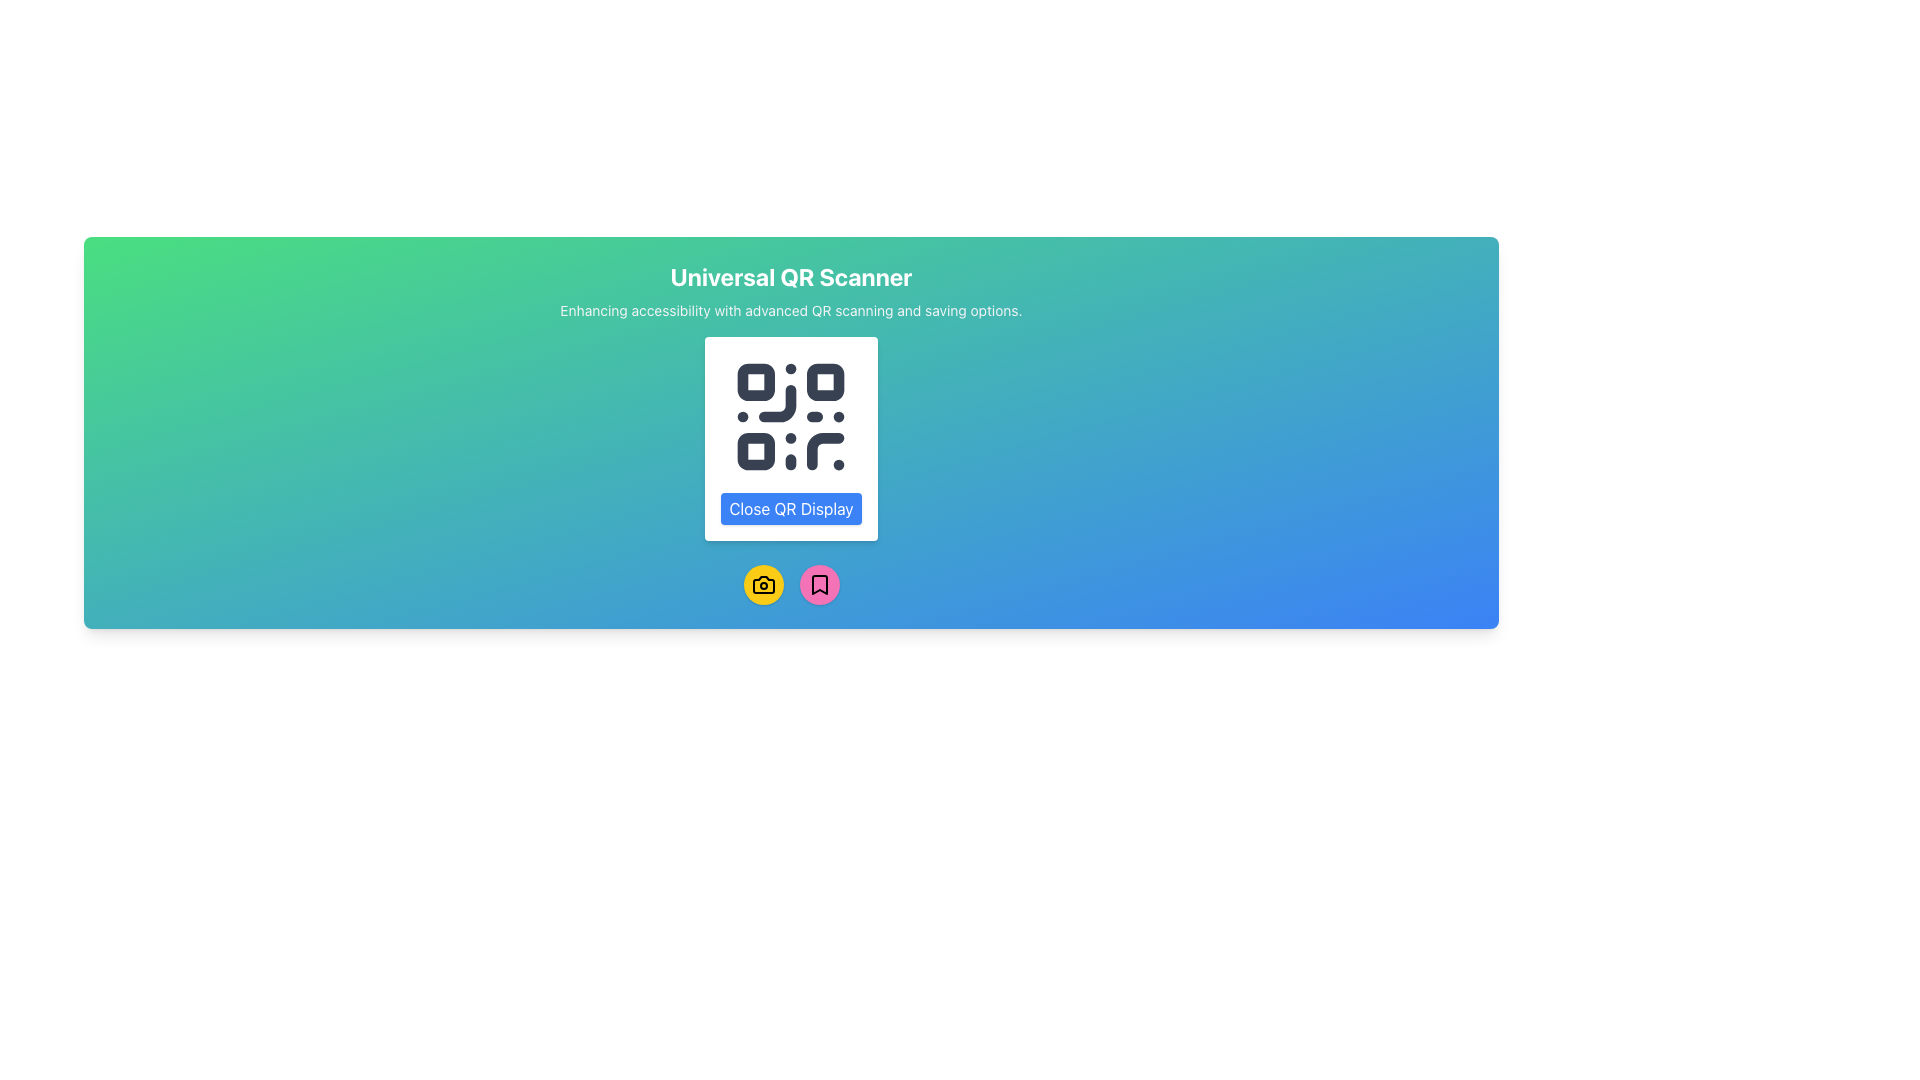  I want to click on the bookmark icon button with a pink circular background located in the bottom-right corner of the main interactive section, so click(819, 585).